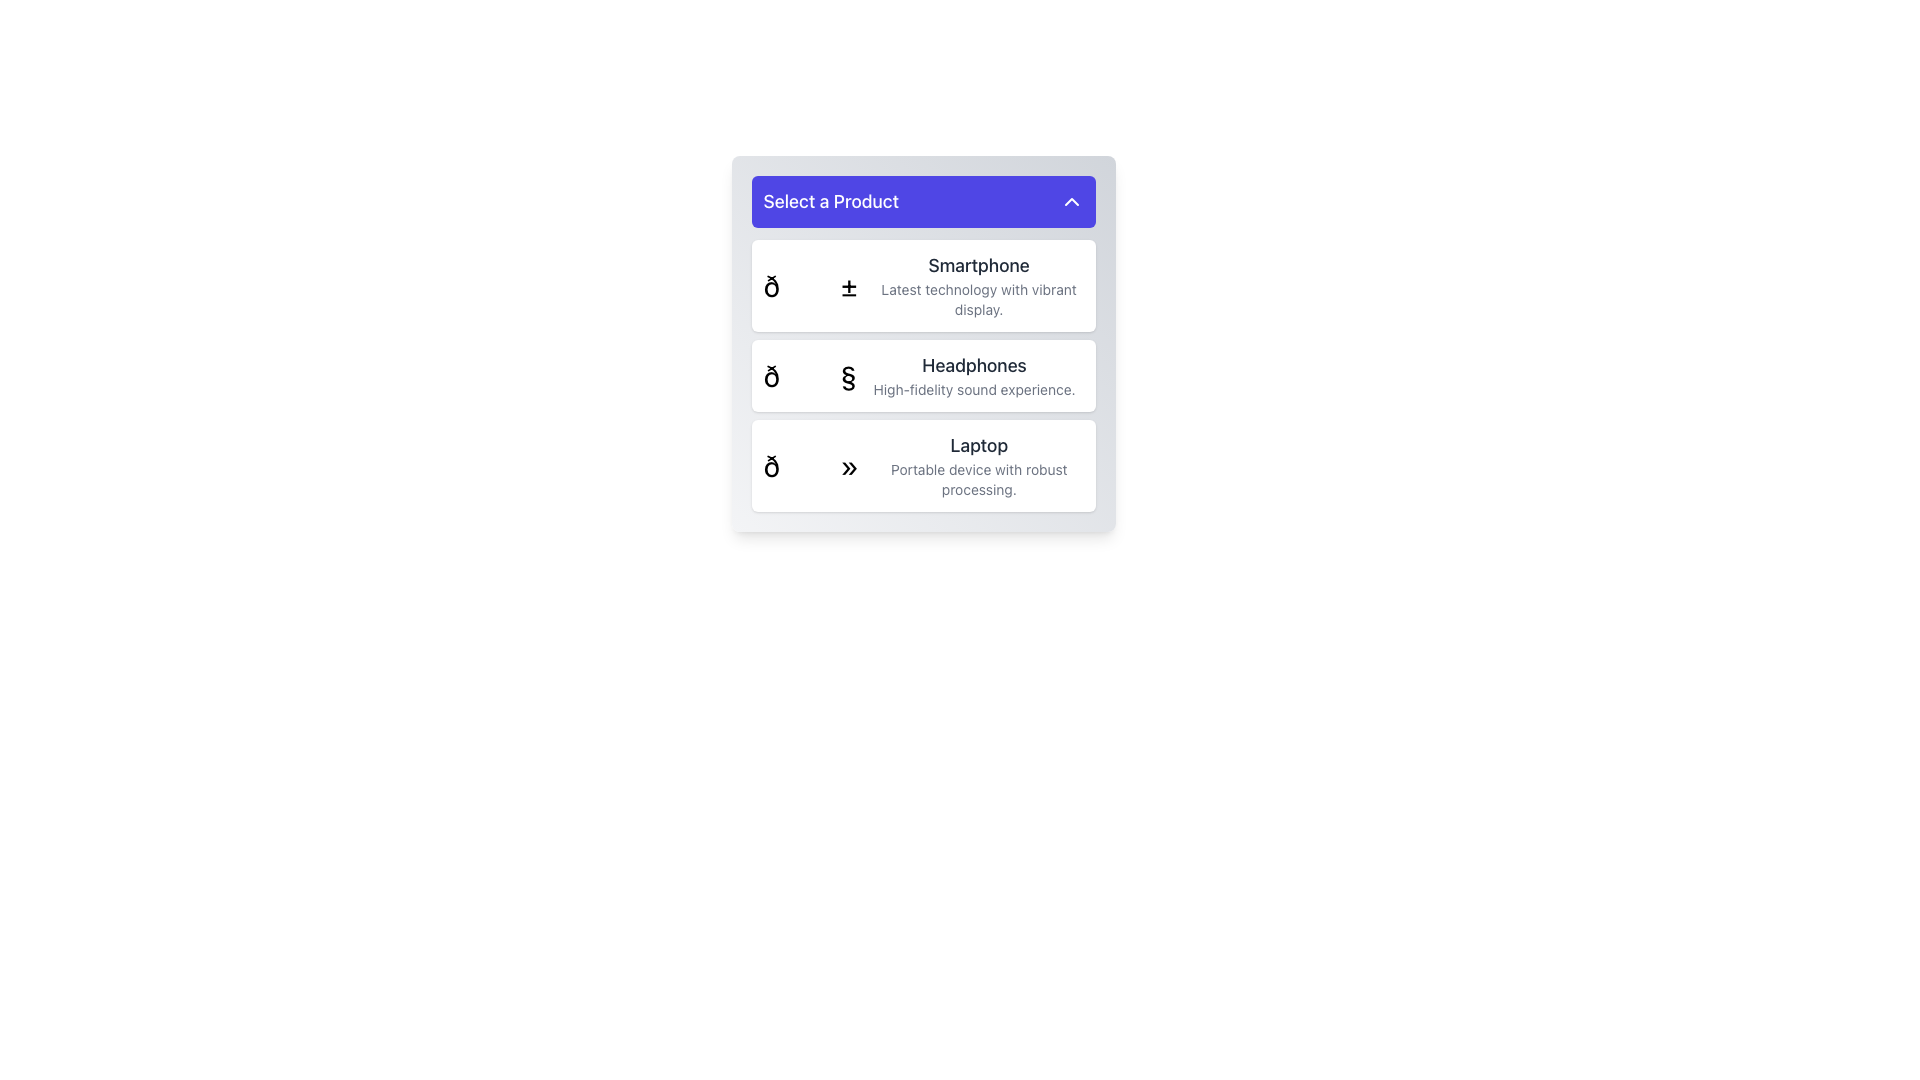  Describe the element at coordinates (922, 285) in the screenshot. I see `the first item in the product selection list for 'Smartphone', located below the 'Select a Product' header` at that location.